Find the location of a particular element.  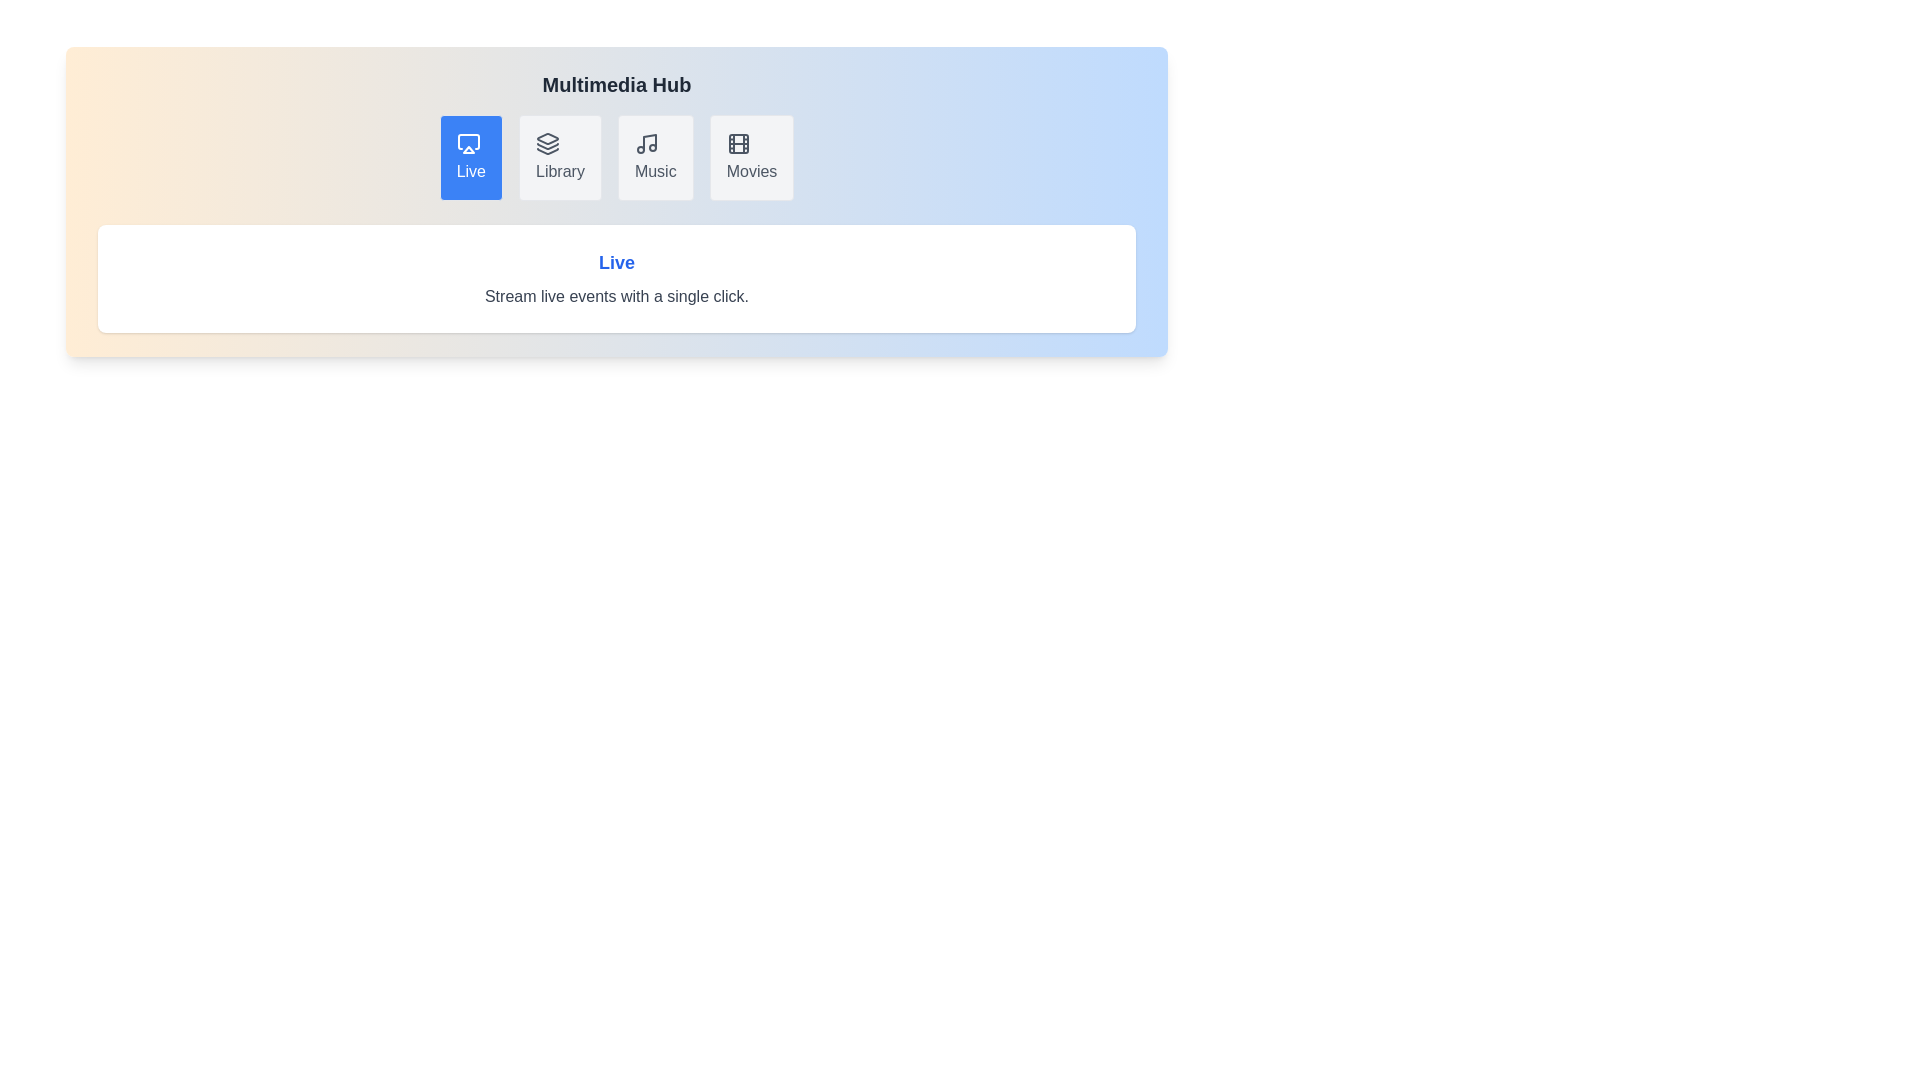

the tab labeled Live is located at coordinates (469, 157).